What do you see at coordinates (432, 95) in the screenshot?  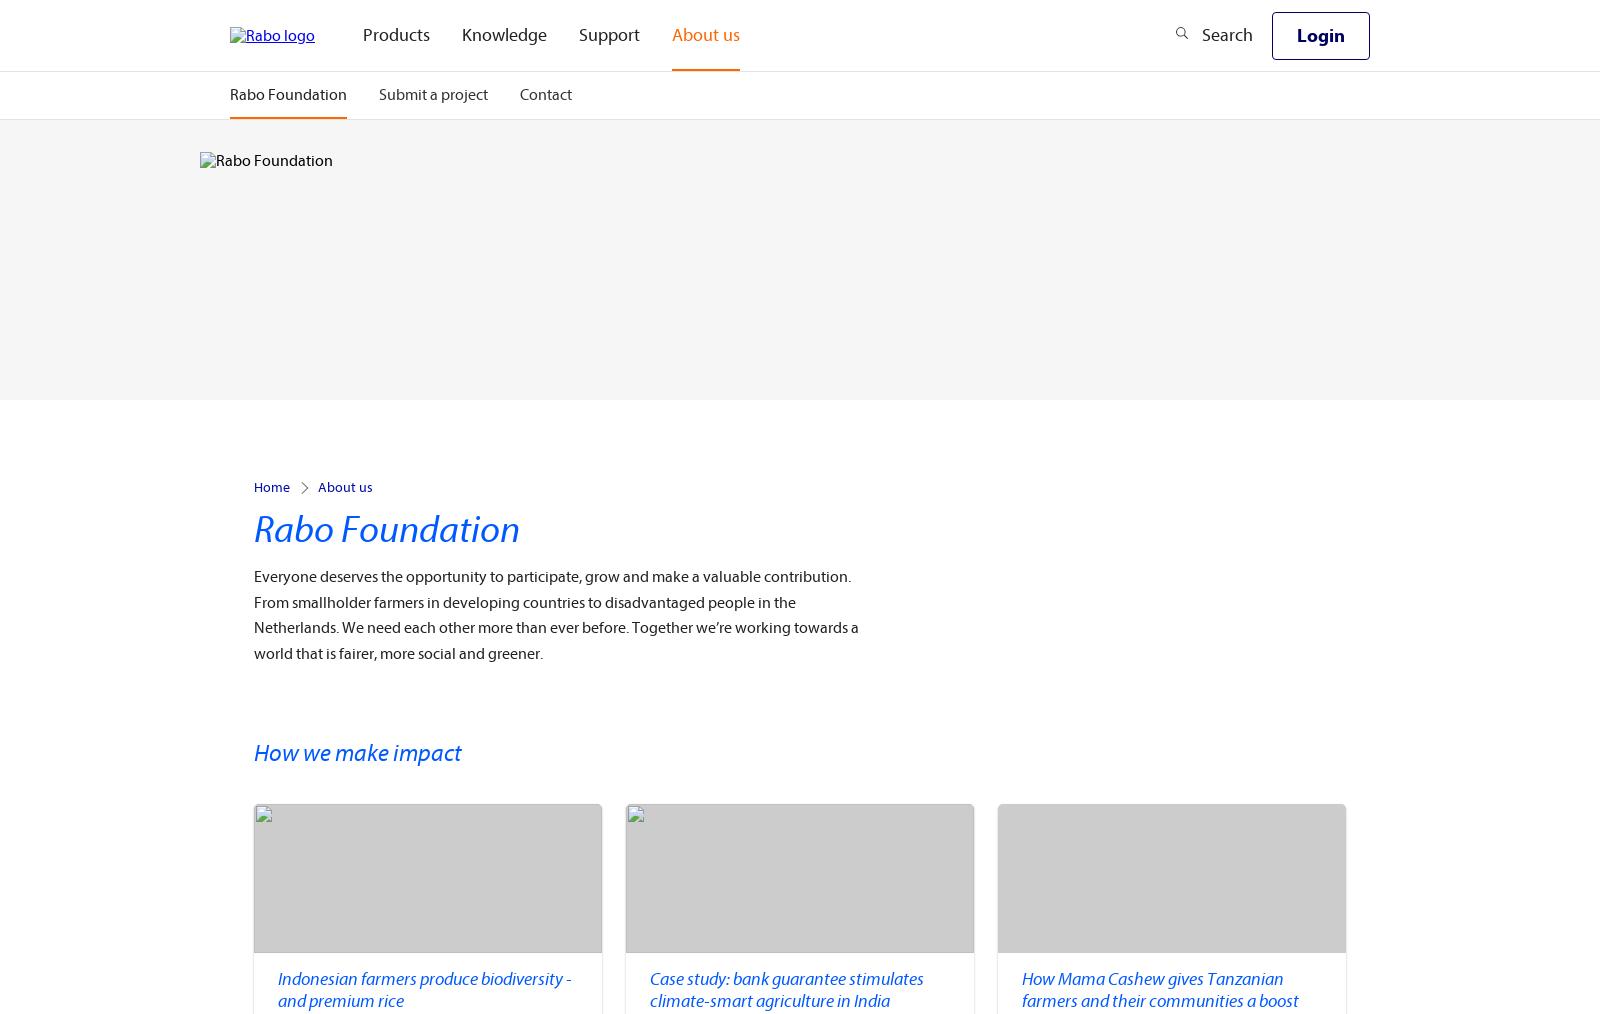 I see `'Submit a project'` at bounding box center [432, 95].